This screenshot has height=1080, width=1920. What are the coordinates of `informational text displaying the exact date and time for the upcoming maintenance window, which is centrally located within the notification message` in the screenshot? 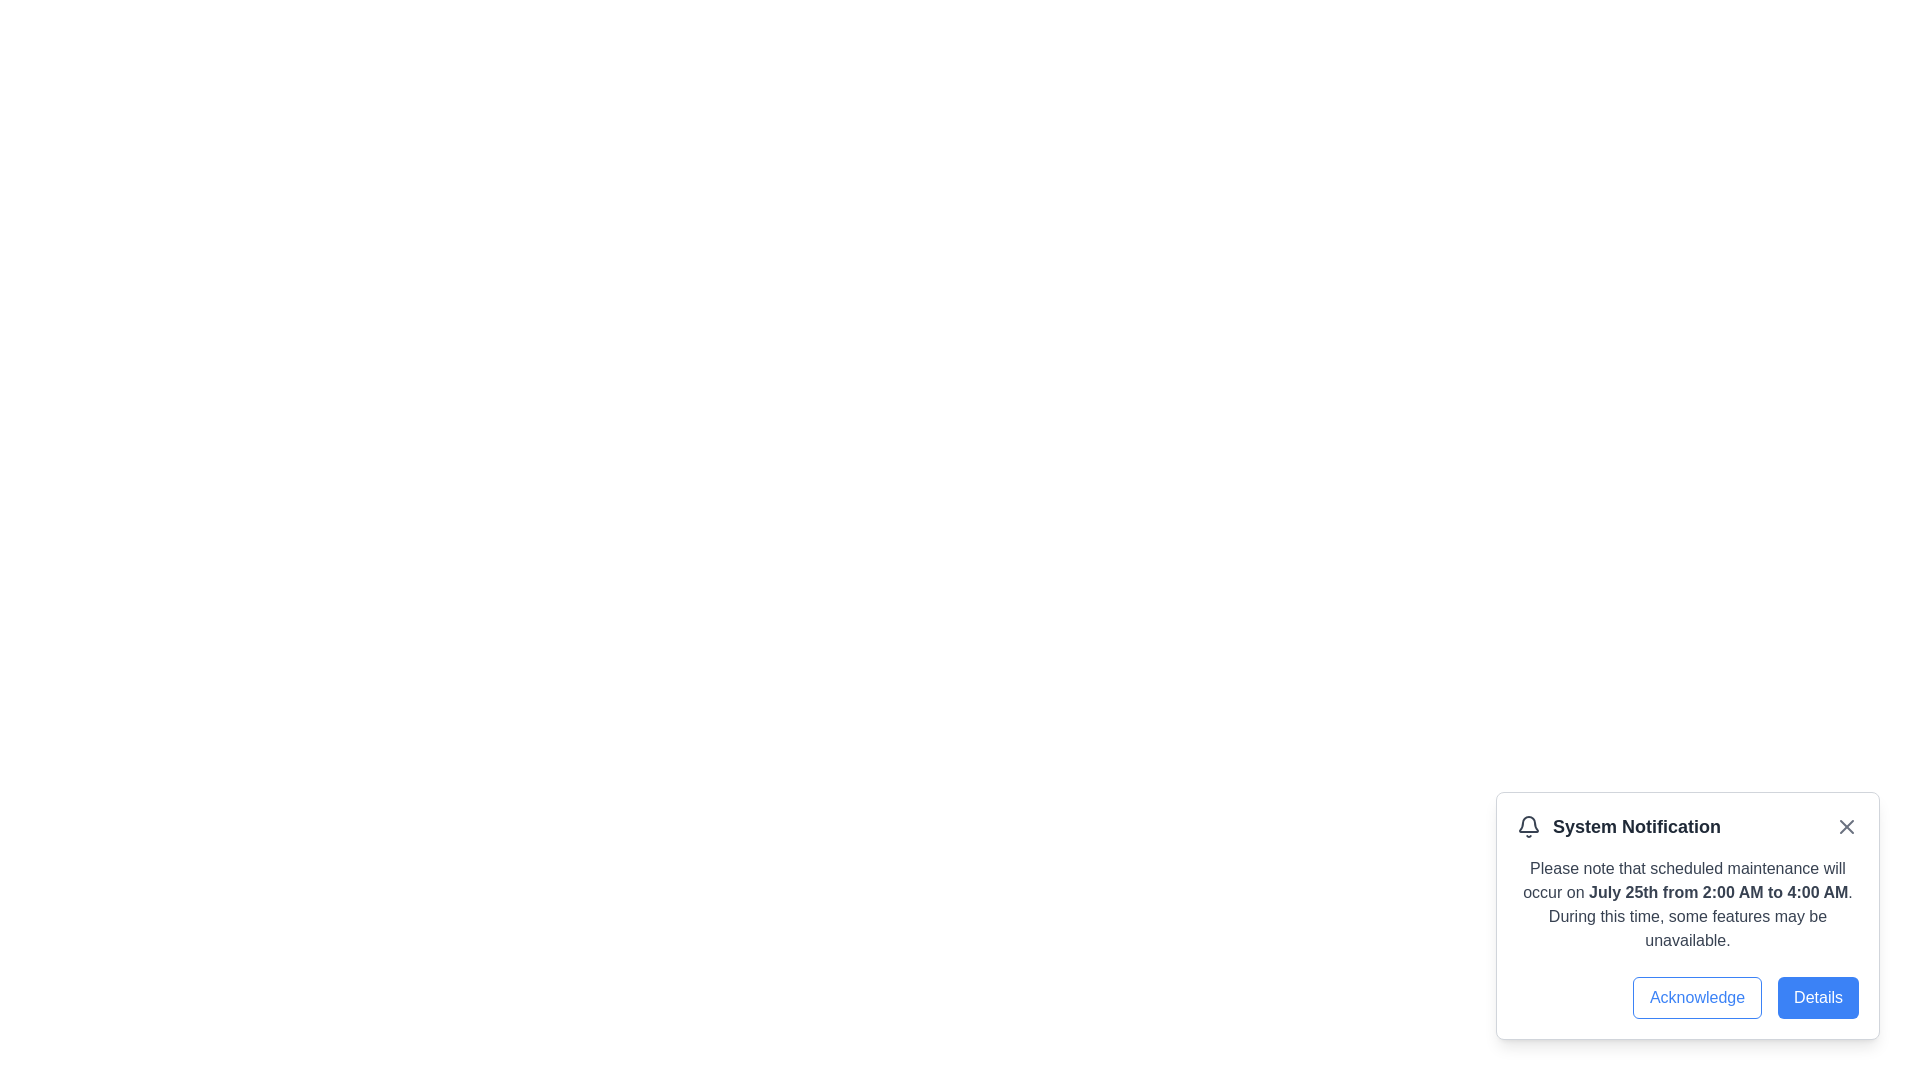 It's located at (1717, 891).